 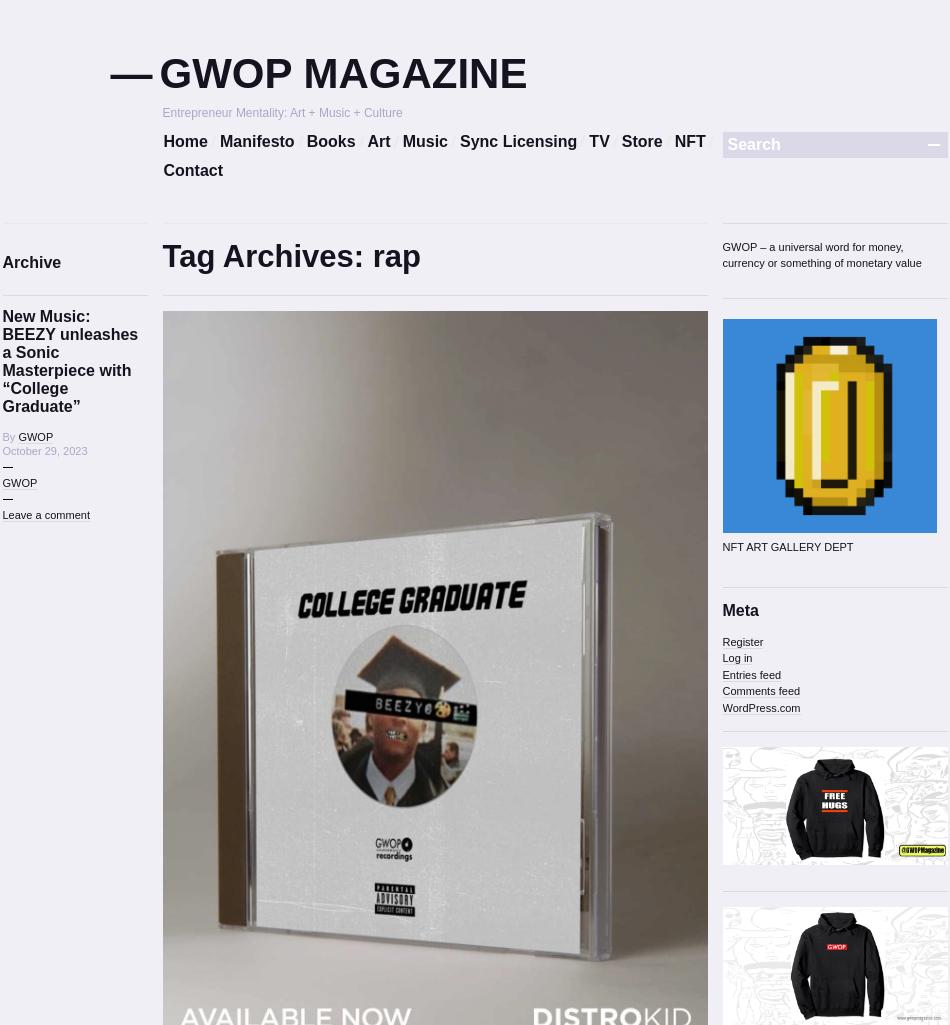 I want to click on 'Register', so click(x=741, y=640).